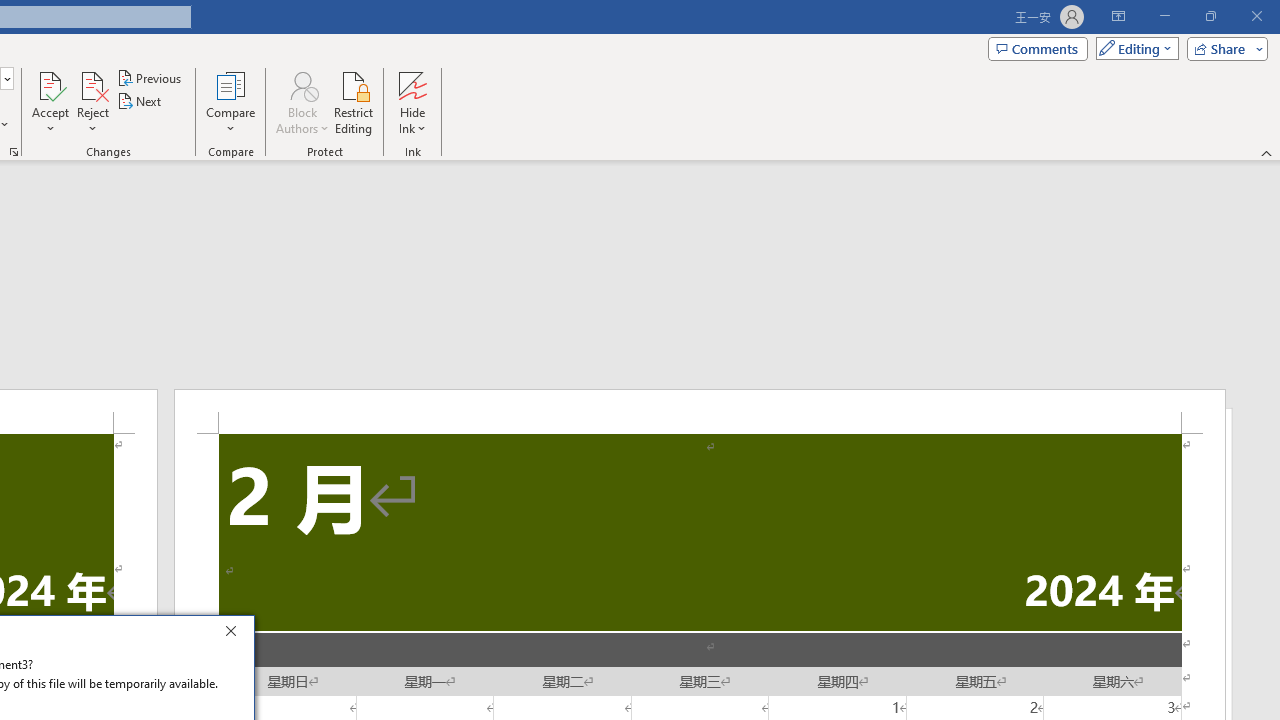 The width and height of the screenshot is (1280, 720). Describe the element at coordinates (150, 77) in the screenshot. I see `'Previous'` at that location.